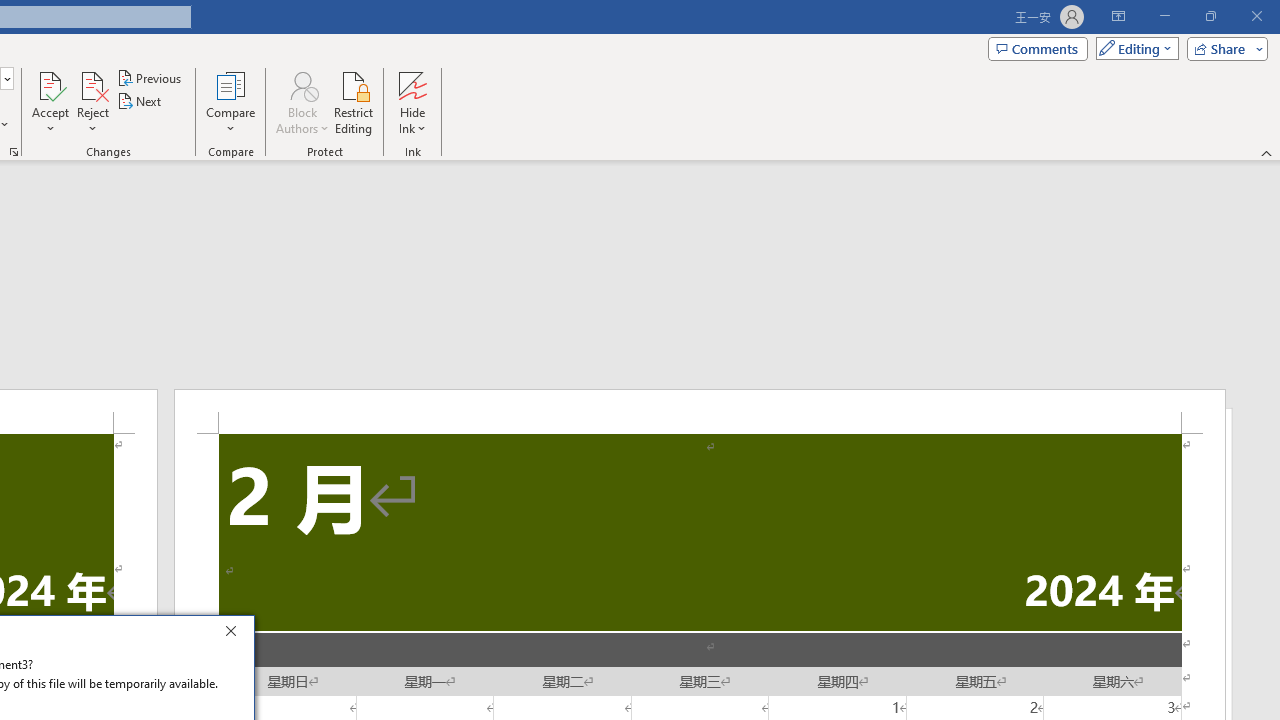 The width and height of the screenshot is (1280, 720). Describe the element at coordinates (150, 77) in the screenshot. I see `'Previous'` at that location.